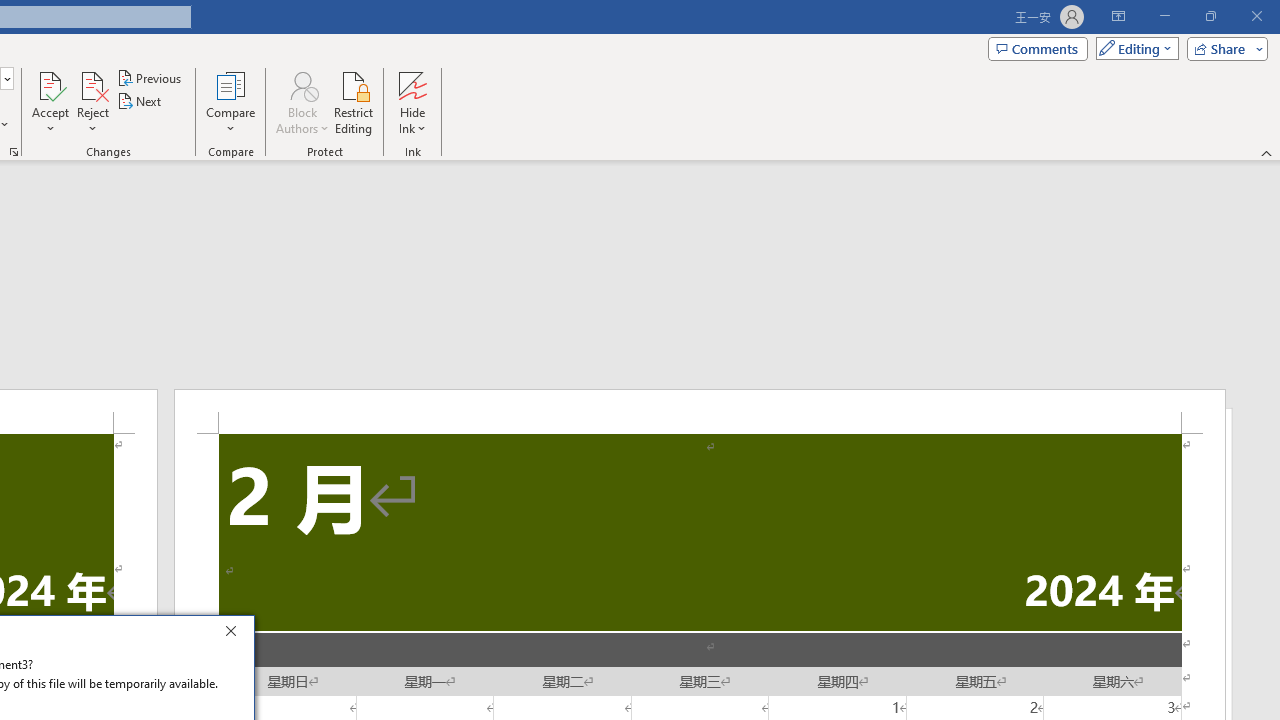 The width and height of the screenshot is (1280, 720). Describe the element at coordinates (150, 77) in the screenshot. I see `'Previous'` at that location.